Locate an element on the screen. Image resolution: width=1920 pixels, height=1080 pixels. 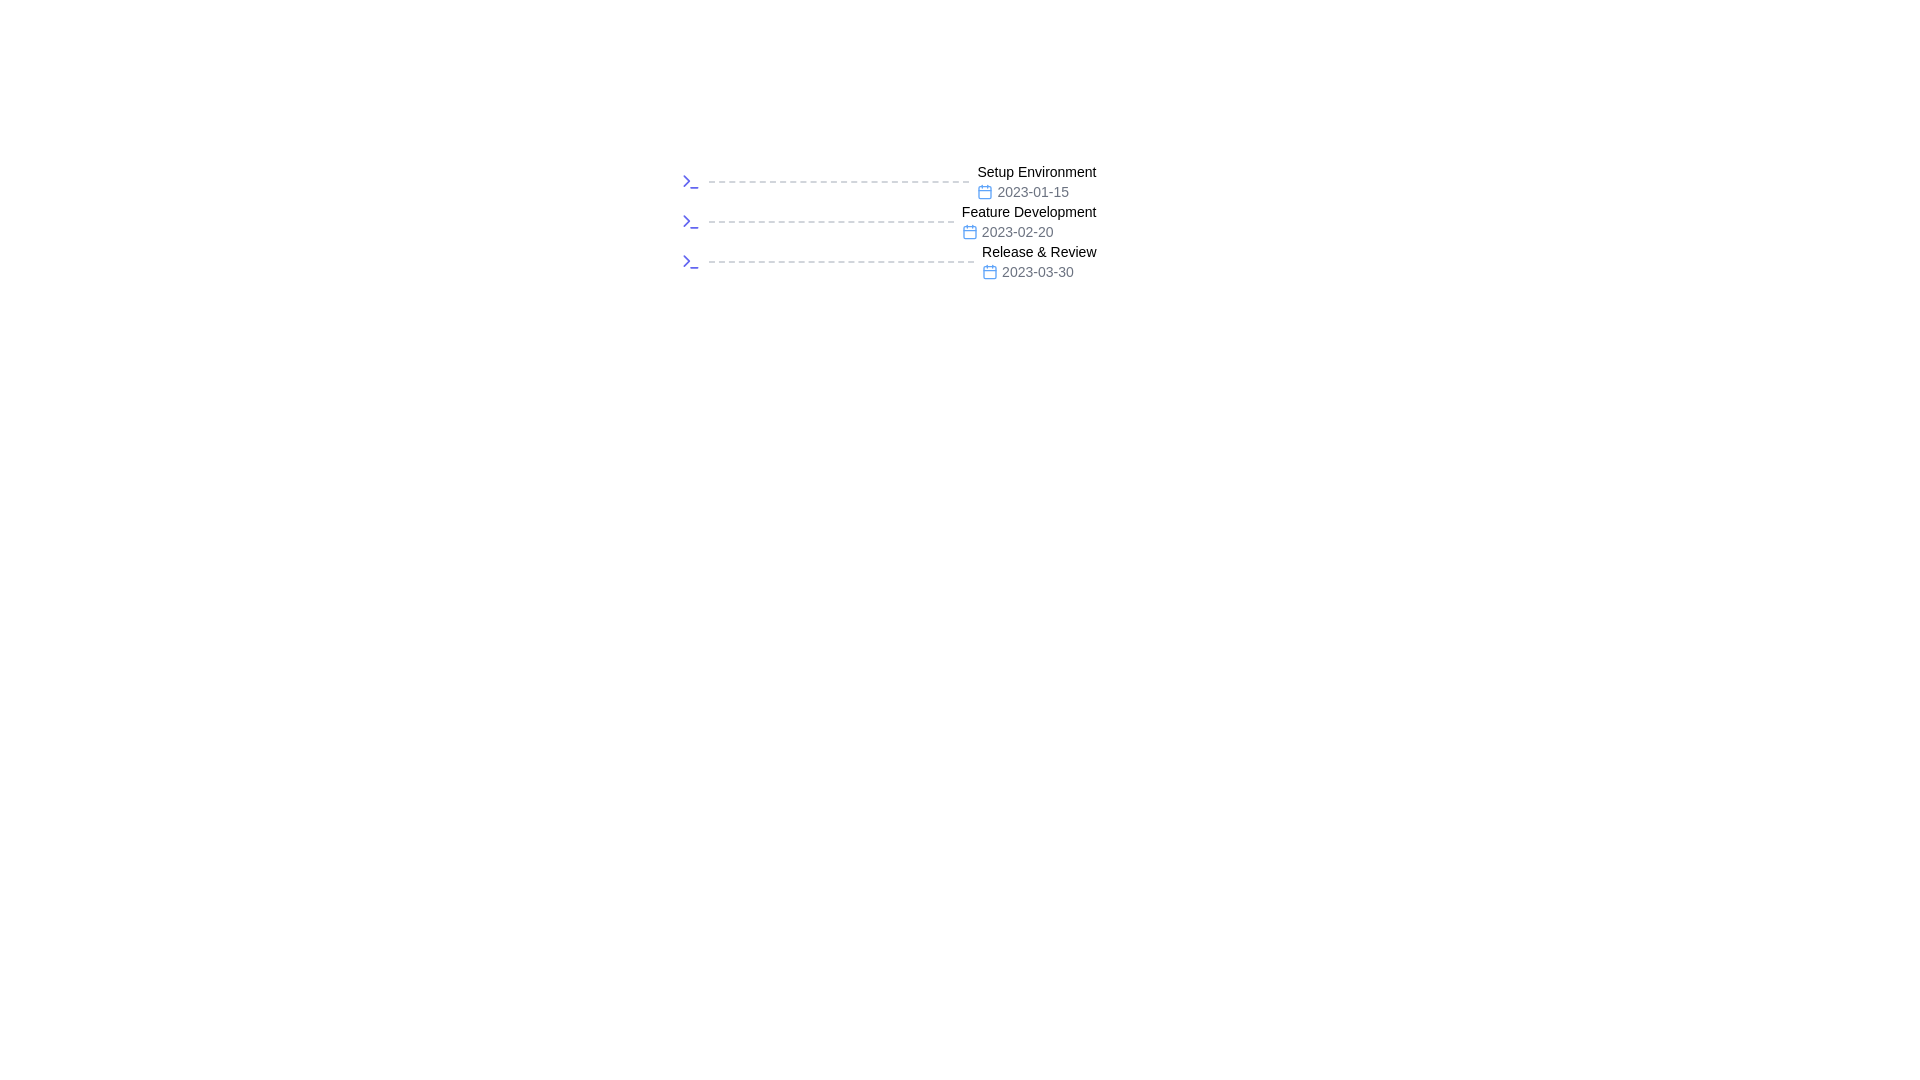
the icon representing 'Feature Development' located adjacent to the text 'Feature Development 2023-02-20' is located at coordinates (690, 222).